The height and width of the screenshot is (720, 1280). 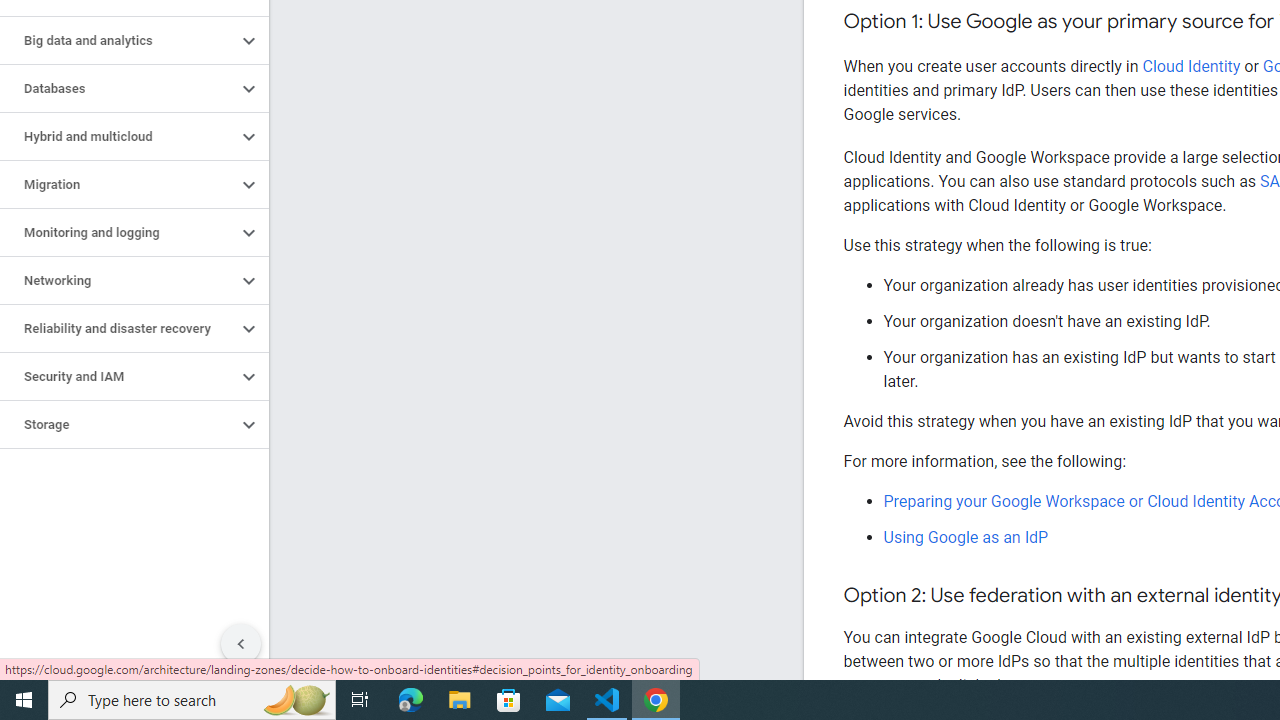 I want to click on 'Reliability and disaster recovery', so click(x=117, y=328).